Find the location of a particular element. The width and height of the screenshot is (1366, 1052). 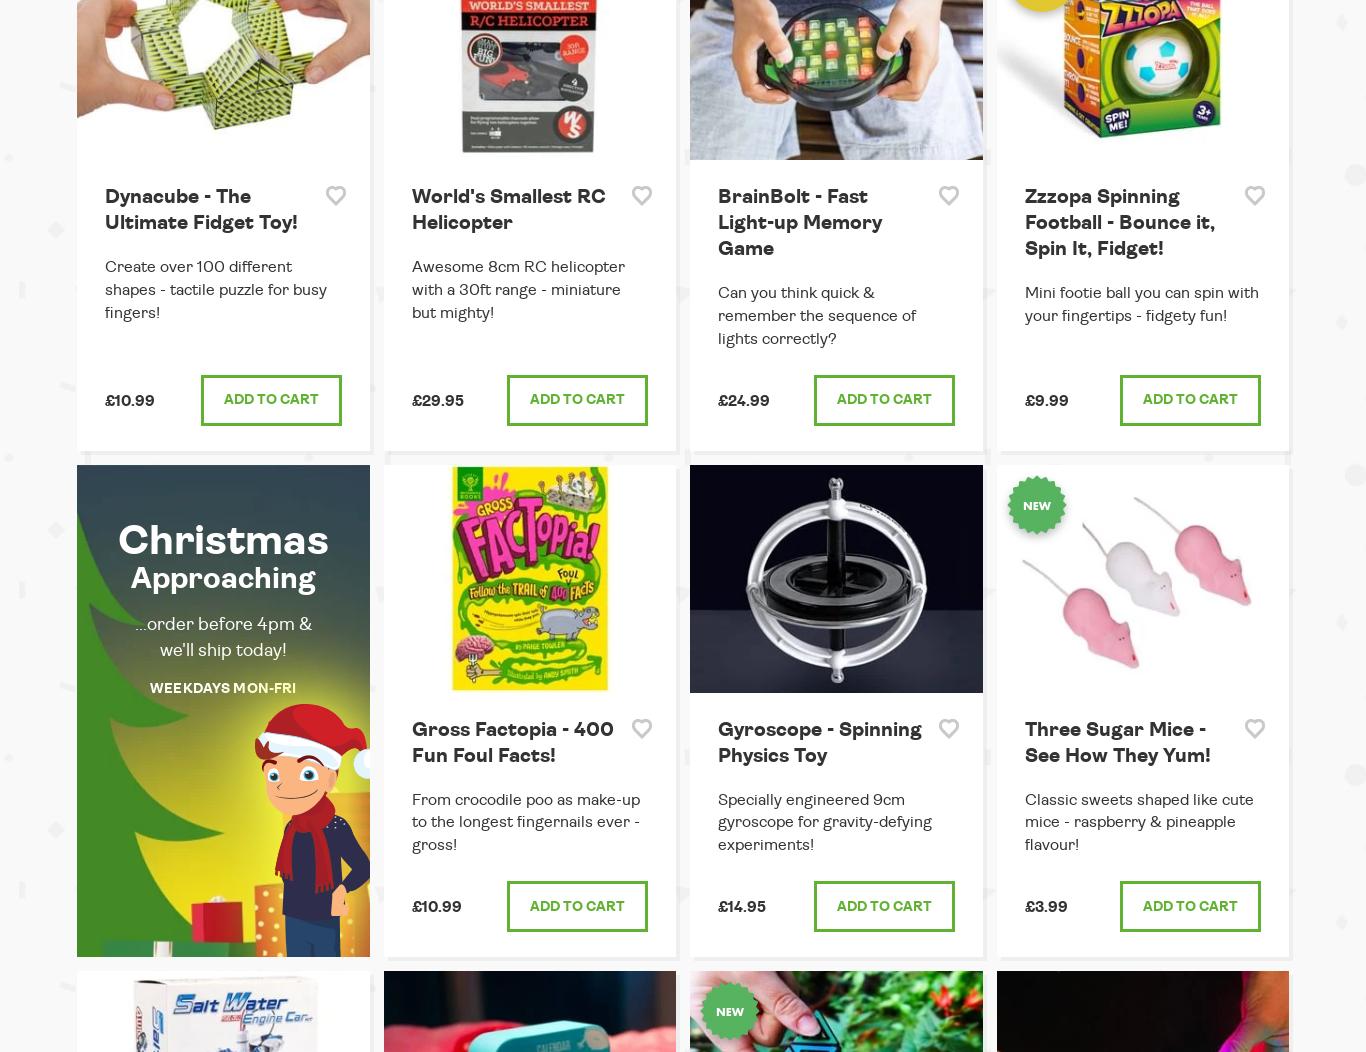

'Three Sugar Mice - See How They Yum!' is located at coordinates (1115, 741).